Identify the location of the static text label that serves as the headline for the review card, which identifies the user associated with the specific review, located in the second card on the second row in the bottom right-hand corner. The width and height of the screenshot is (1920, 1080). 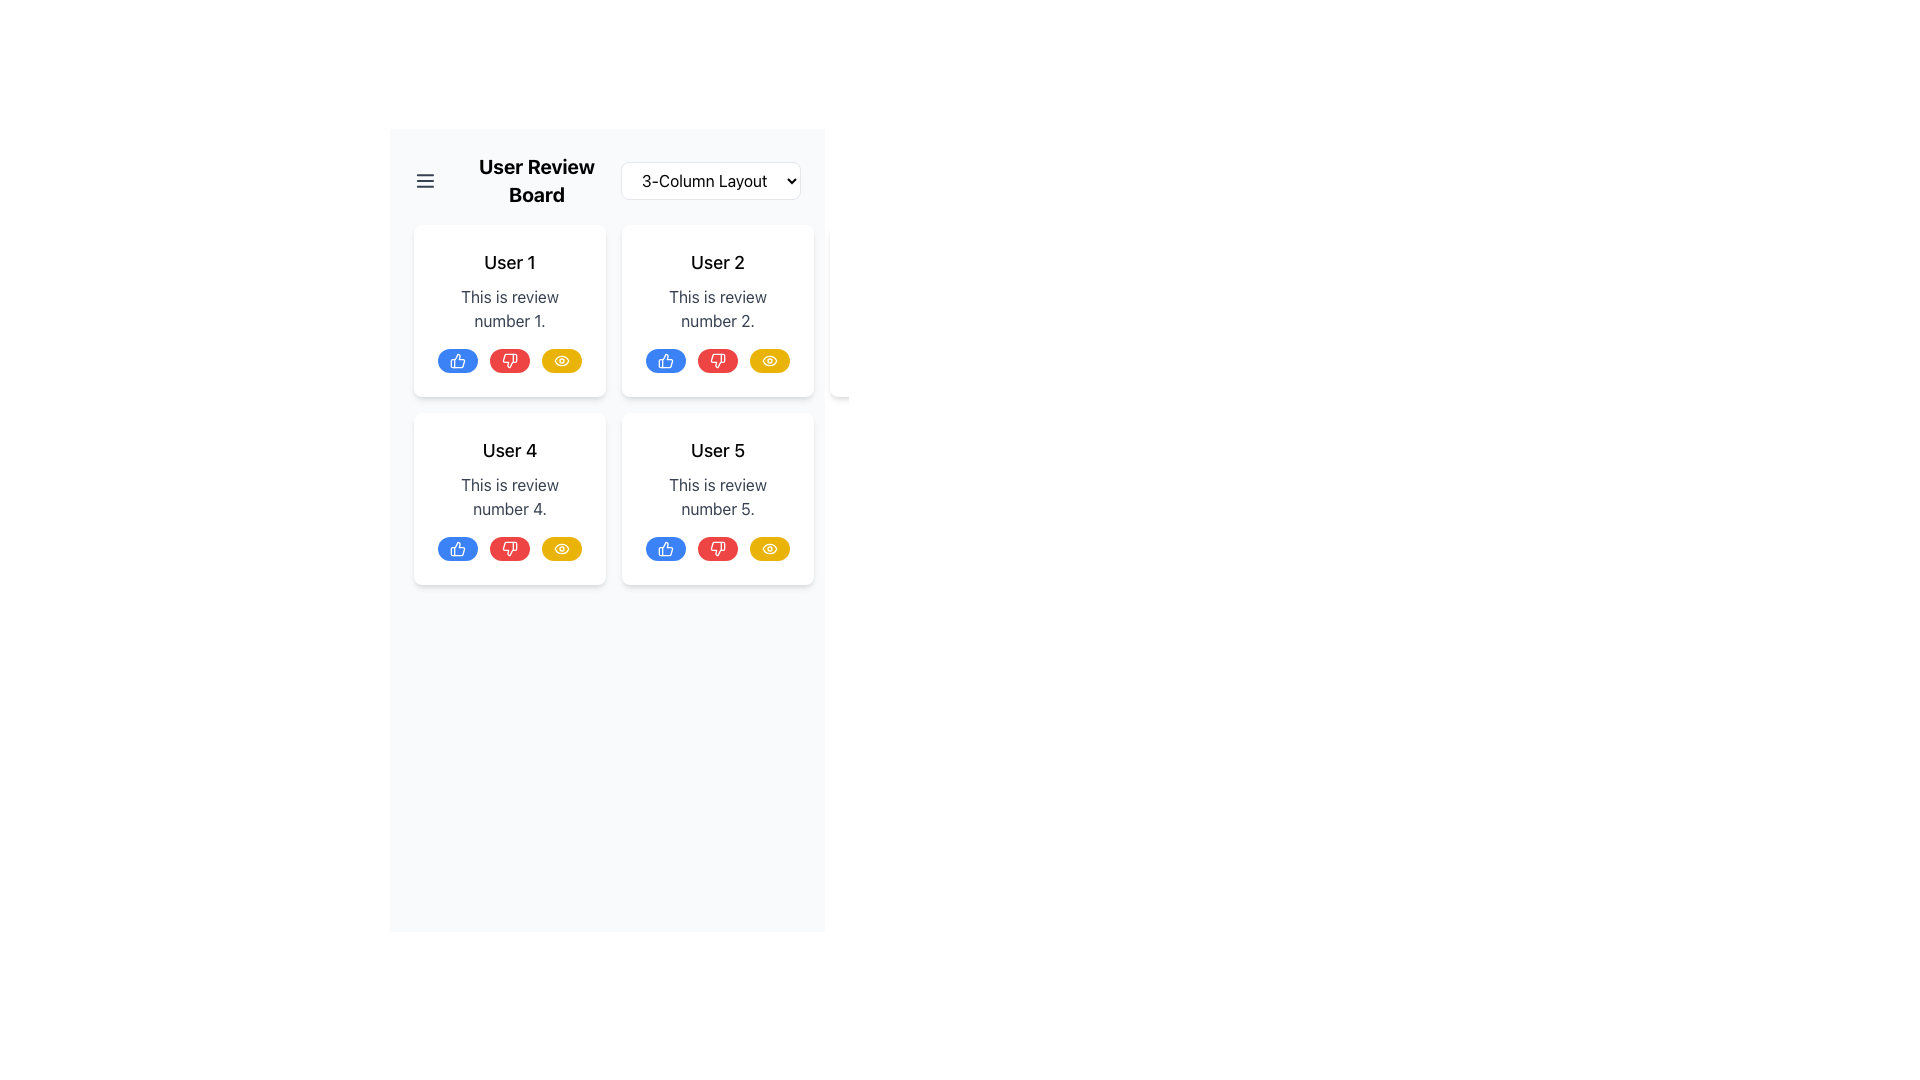
(718, 451).